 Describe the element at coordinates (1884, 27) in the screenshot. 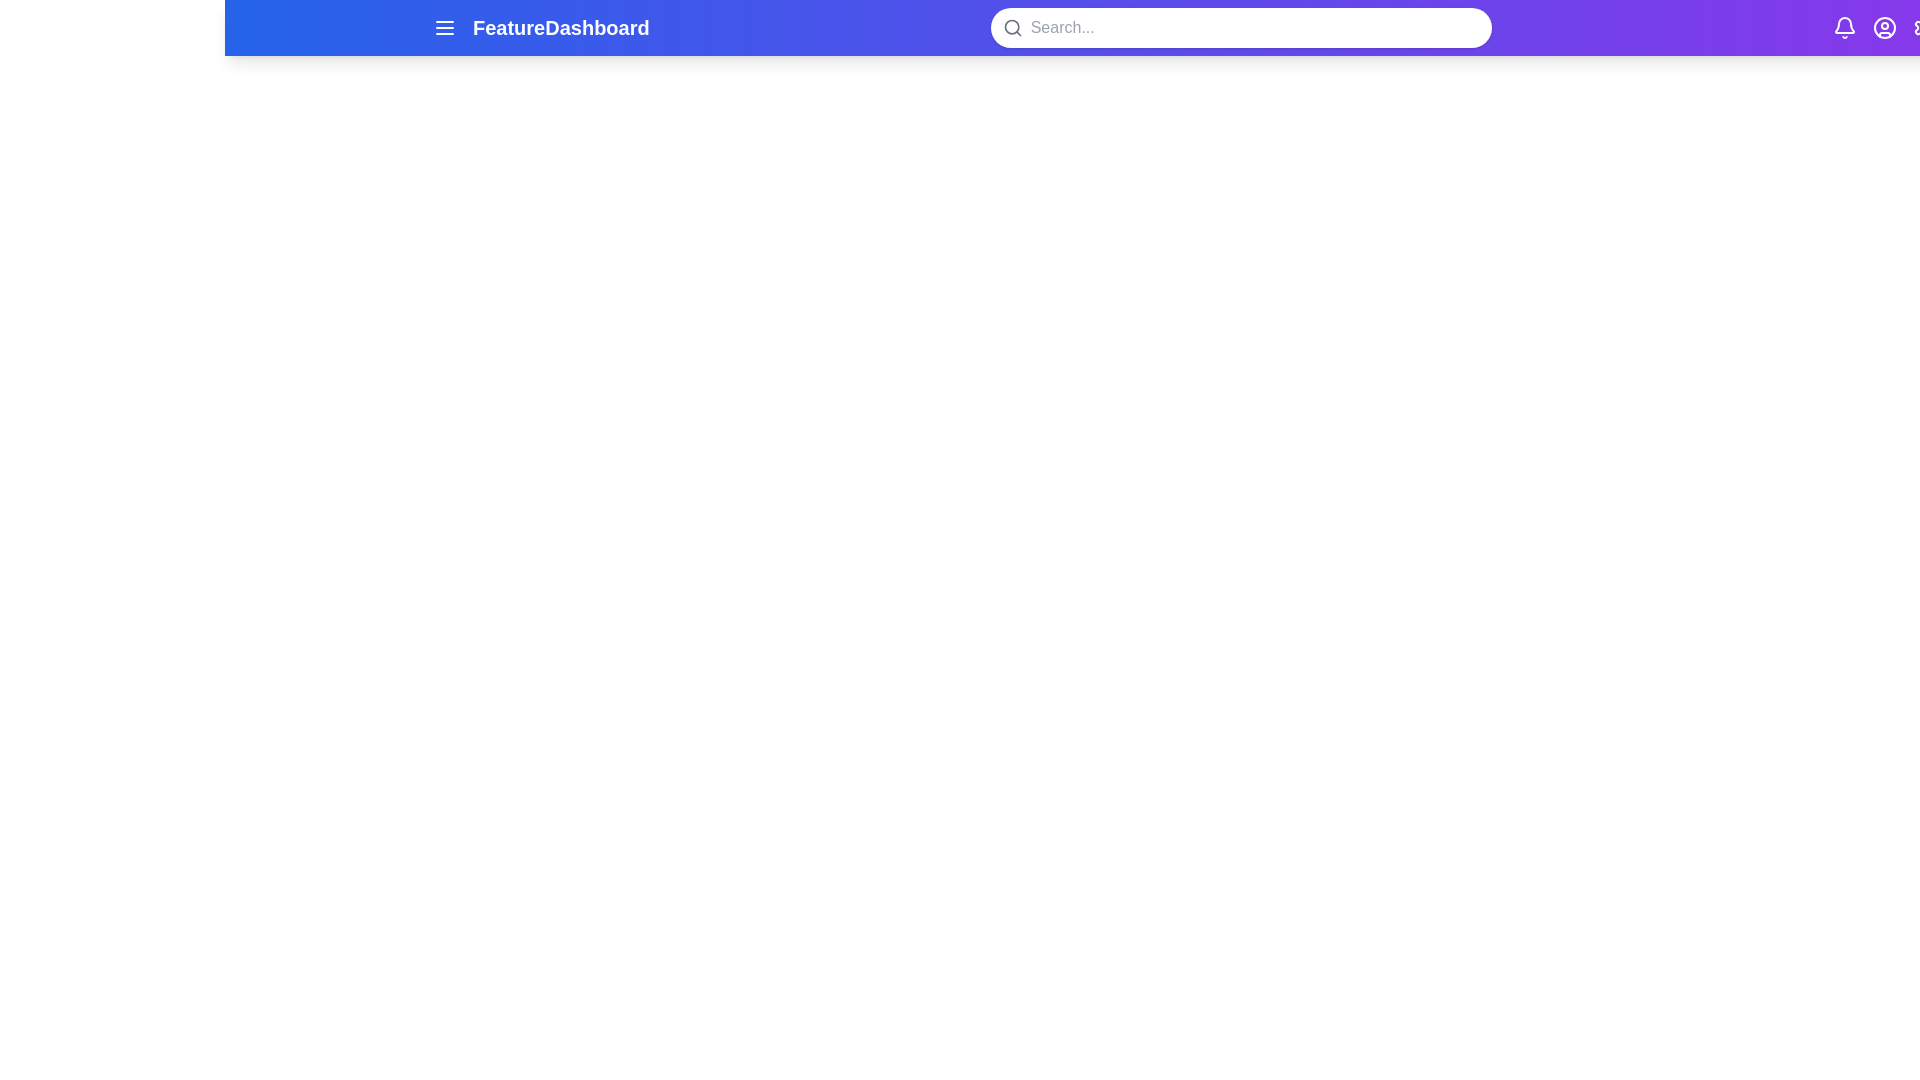

I see `the user profile icon located at the top right corner of the interface` at that location.